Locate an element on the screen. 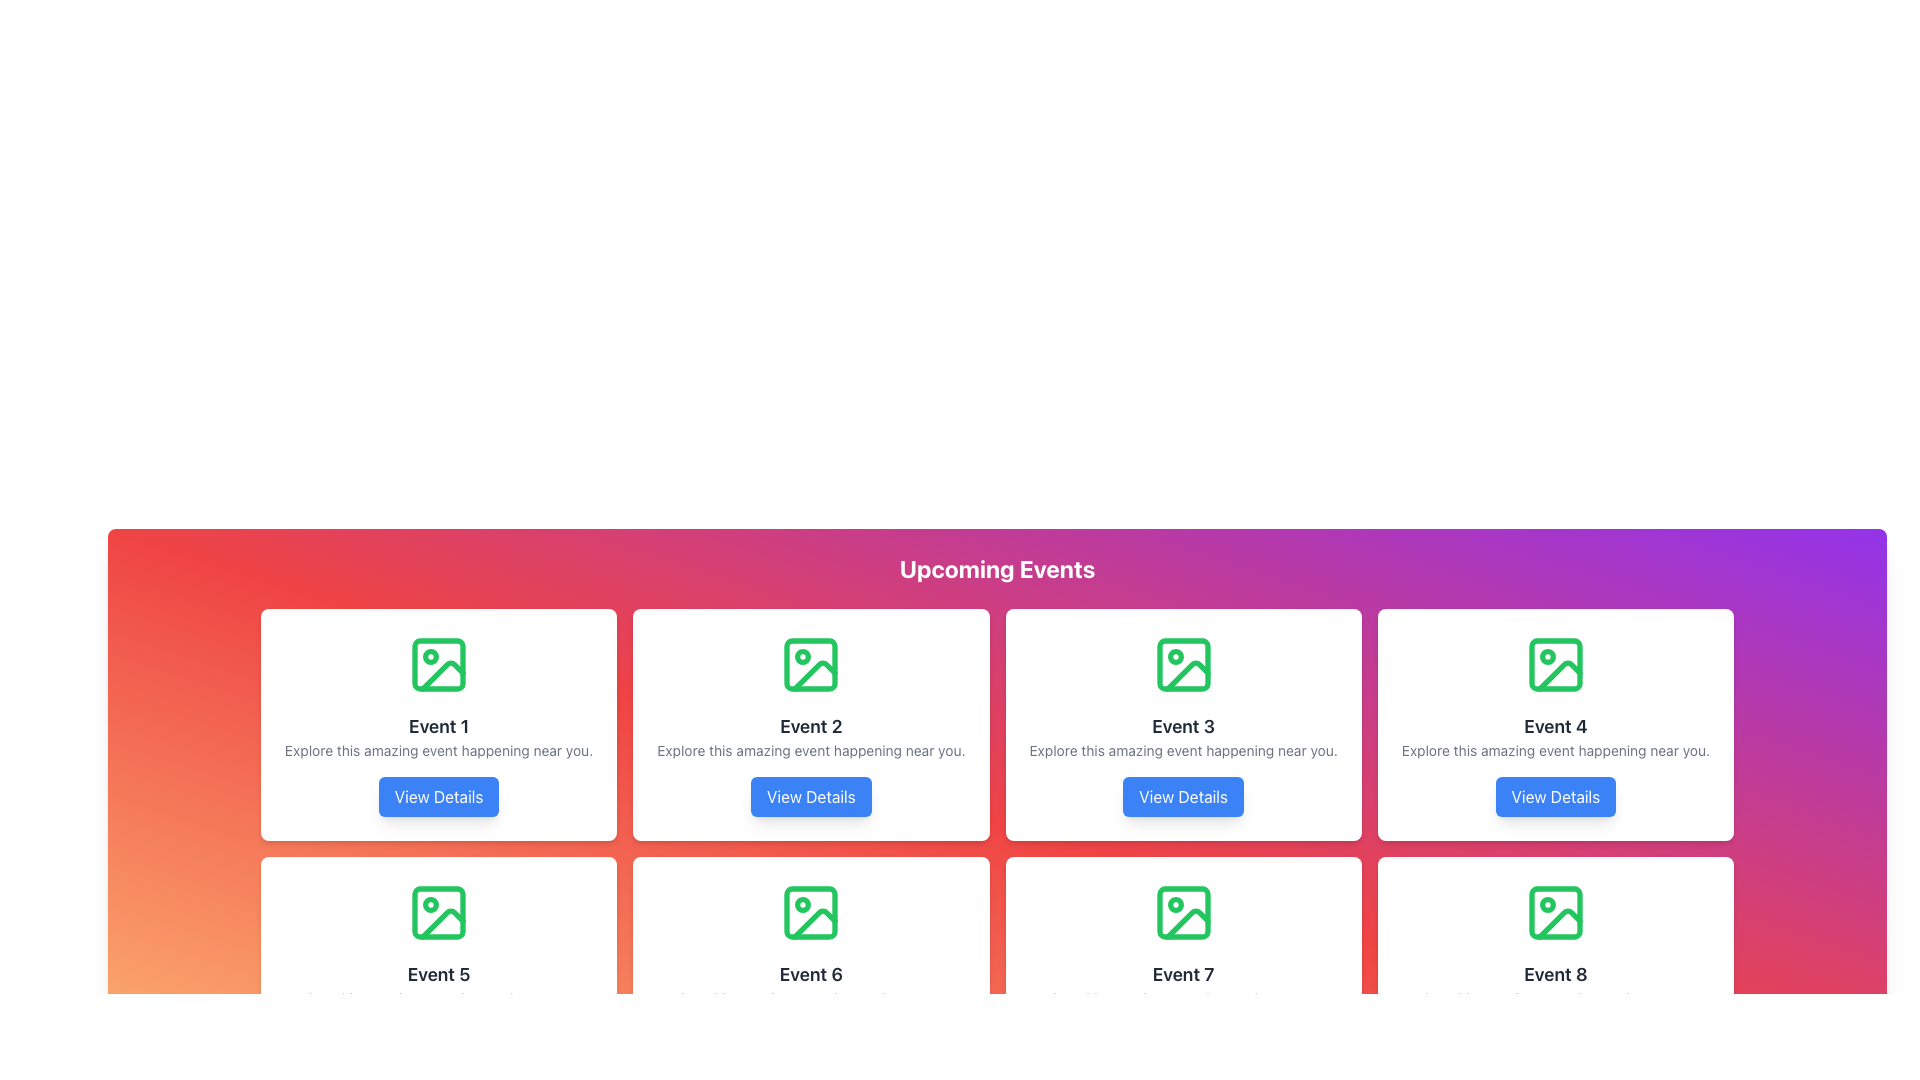 The height and width of the screenshot is (1080, 1920). the visual icon representing 'Event 7' located at the top section of the 'Event 7' card is located at coordinates (1183, 913).